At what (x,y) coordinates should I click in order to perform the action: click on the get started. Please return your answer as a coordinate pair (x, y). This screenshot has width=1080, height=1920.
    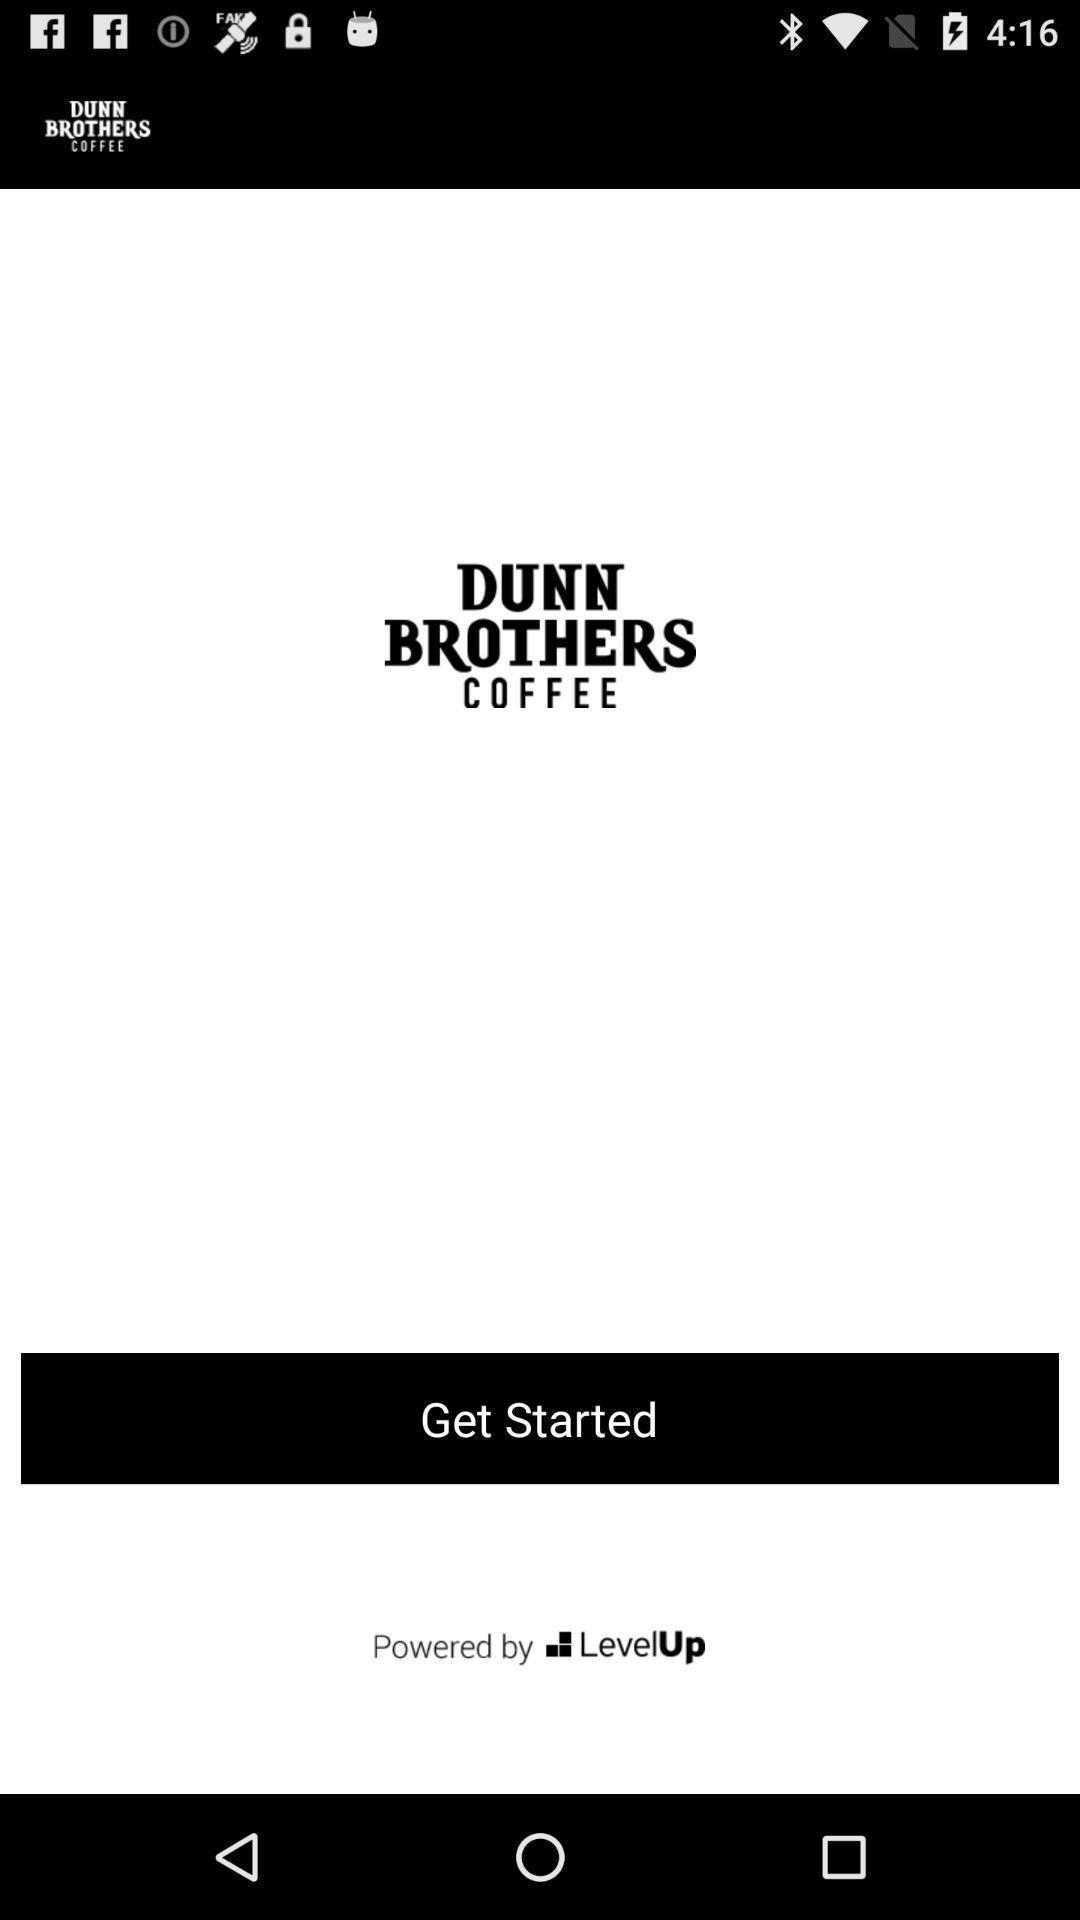
    Looking at the image, I should click on (540, 1417).